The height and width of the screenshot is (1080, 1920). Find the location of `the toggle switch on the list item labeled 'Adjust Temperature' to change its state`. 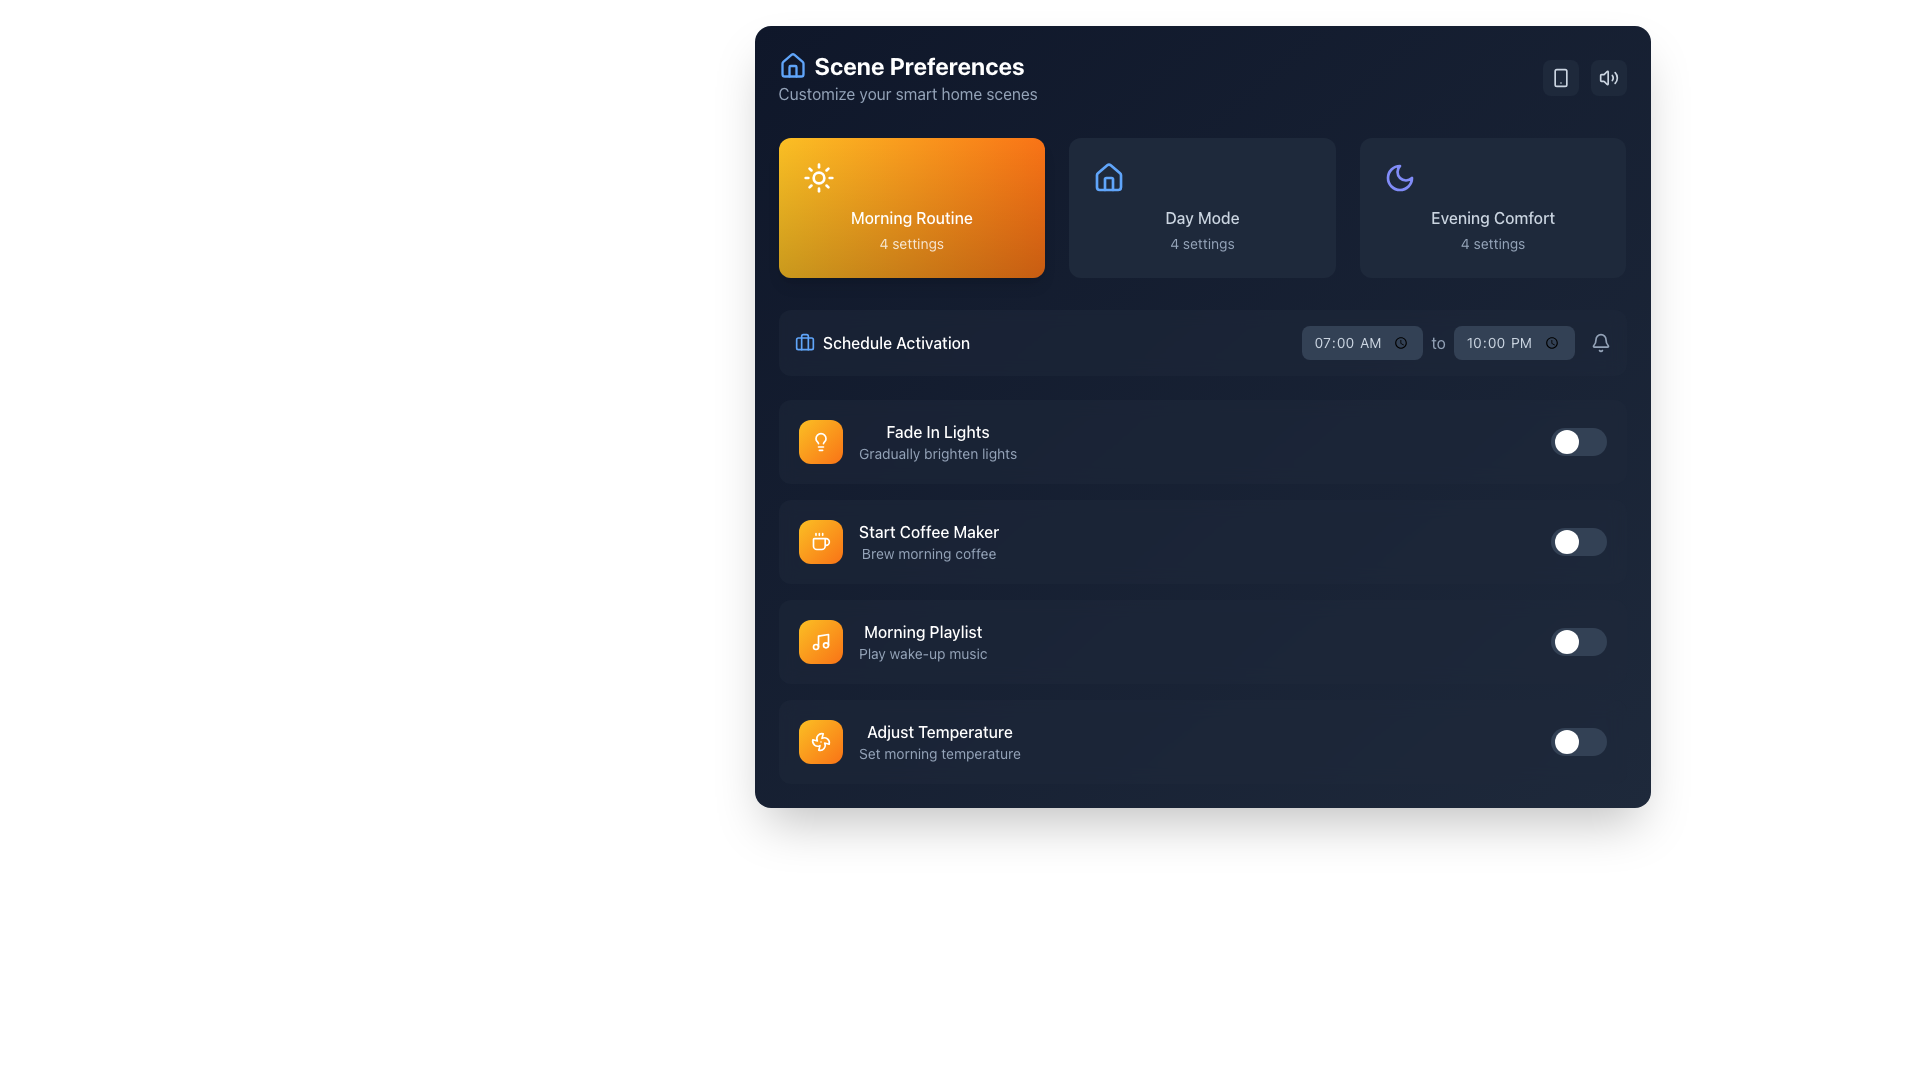

the toggle switch on the list item labeled 'Adjust Temperature' to change its state is located at coordinates (1201, 741).